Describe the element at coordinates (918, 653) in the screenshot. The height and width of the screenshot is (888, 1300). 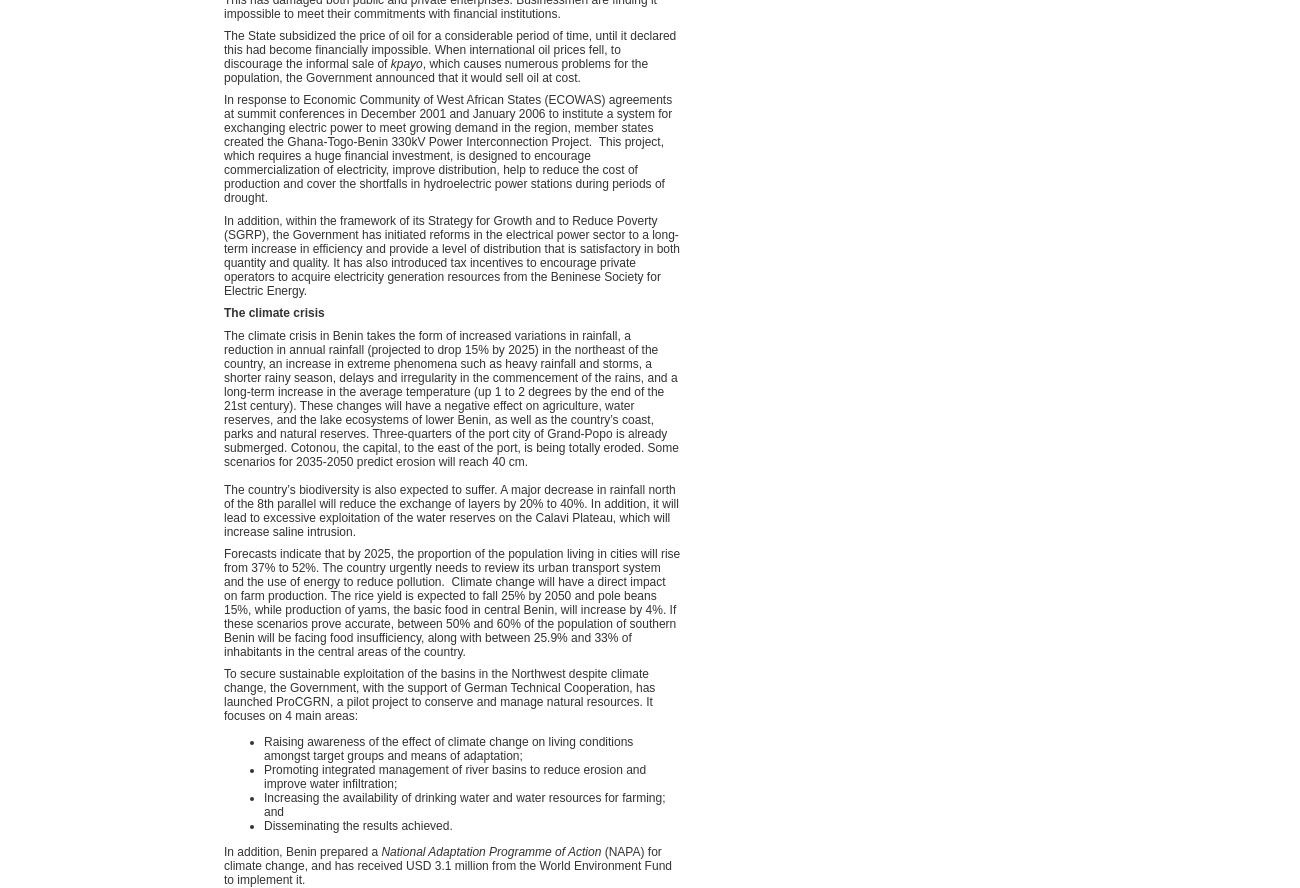
I see `'Viet Nam'` at that location.